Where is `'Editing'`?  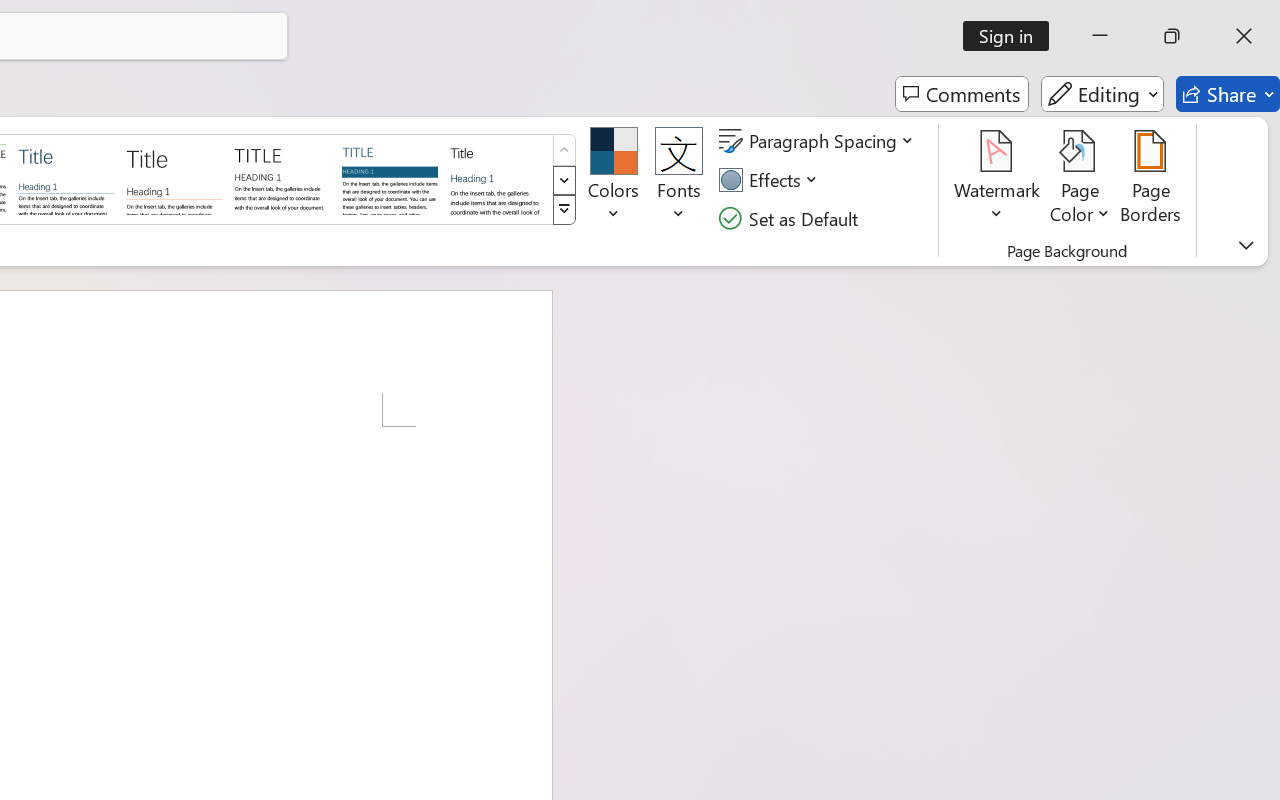 'Editing' is located at coordinates (1101, 94).